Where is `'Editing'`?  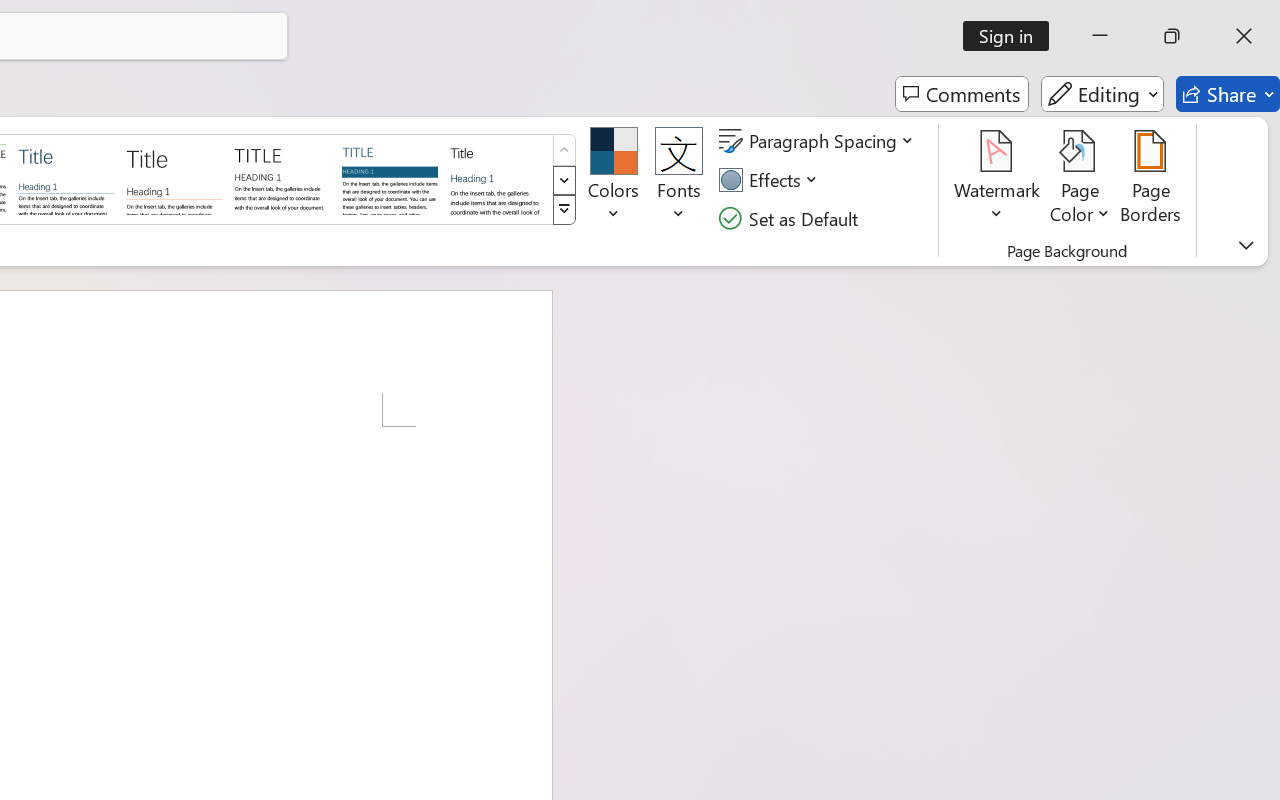 'Editing' is located at coordinates (1101, 94).